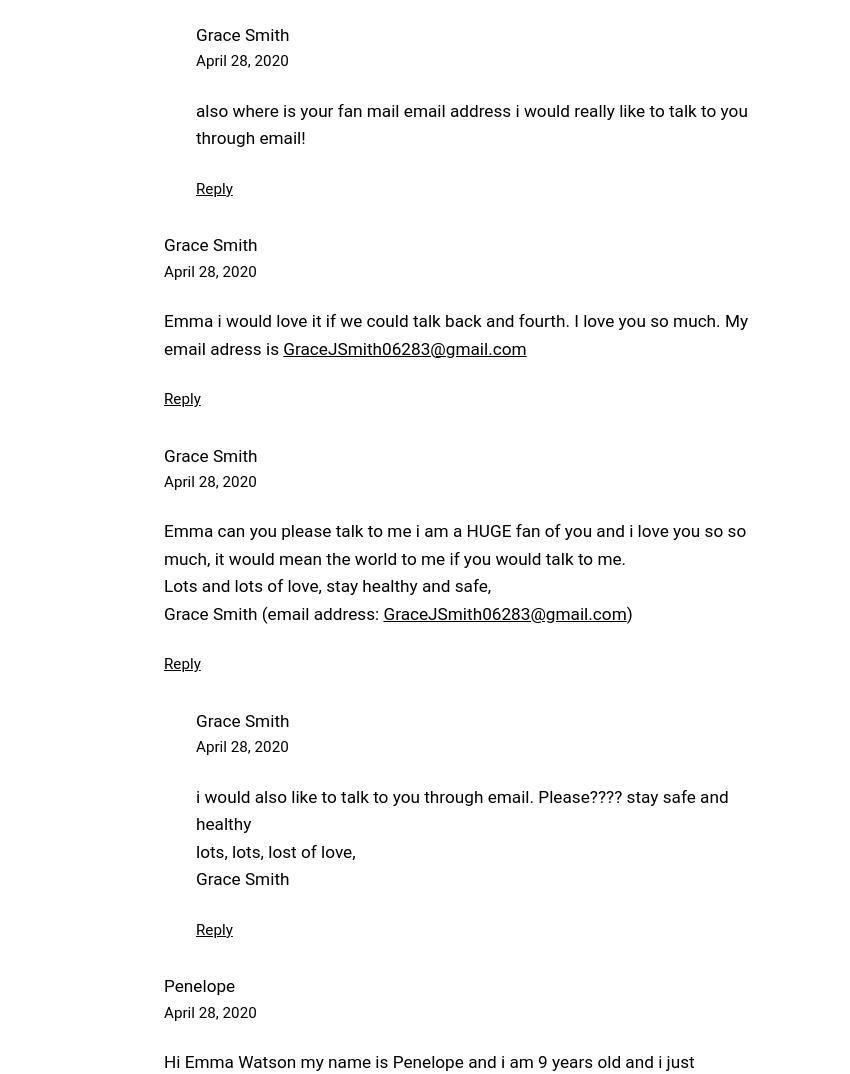 The image size is (850, 1074). What do you see at coordinates (455, 333) in the screenshot?
I see `'Emma i would love it if we could talk back and fourth. I love you so much. My email adress is'` at bounding box center [455, 333].